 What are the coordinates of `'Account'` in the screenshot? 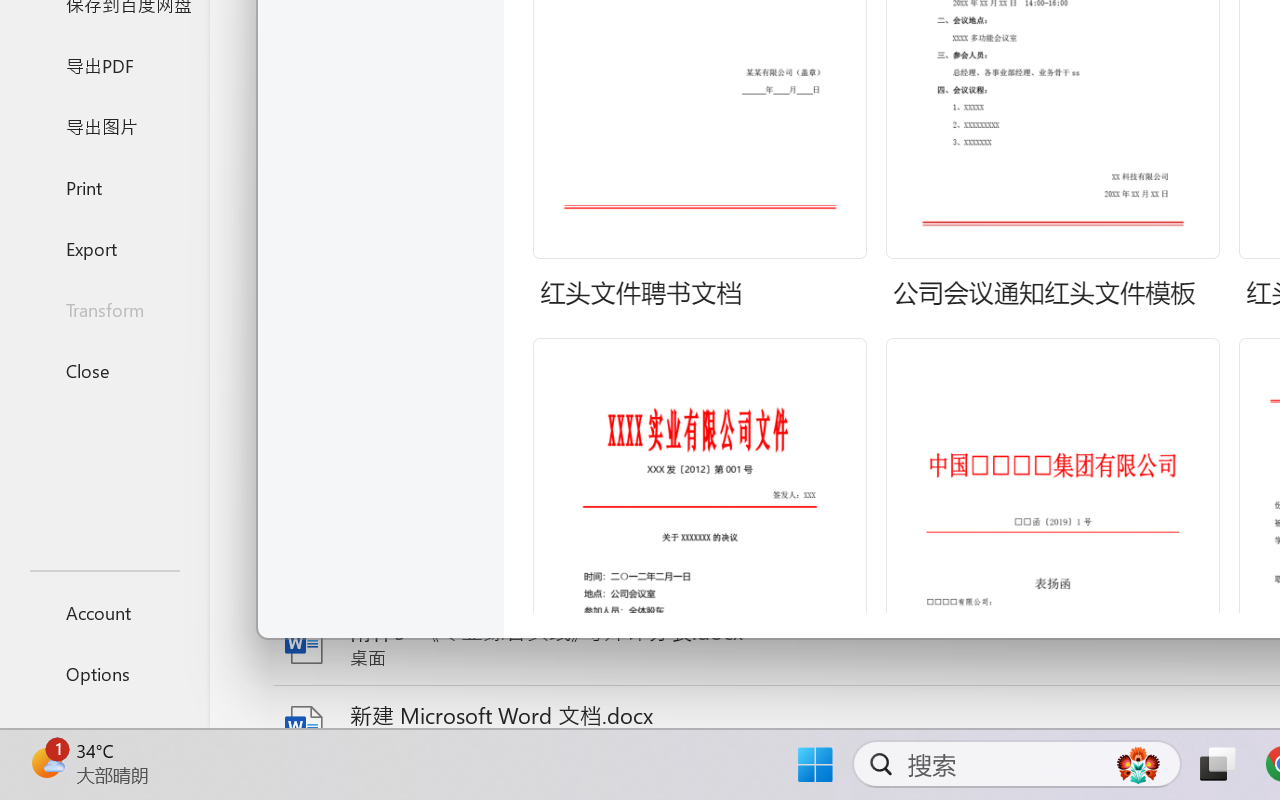 It's located at (103, 612).